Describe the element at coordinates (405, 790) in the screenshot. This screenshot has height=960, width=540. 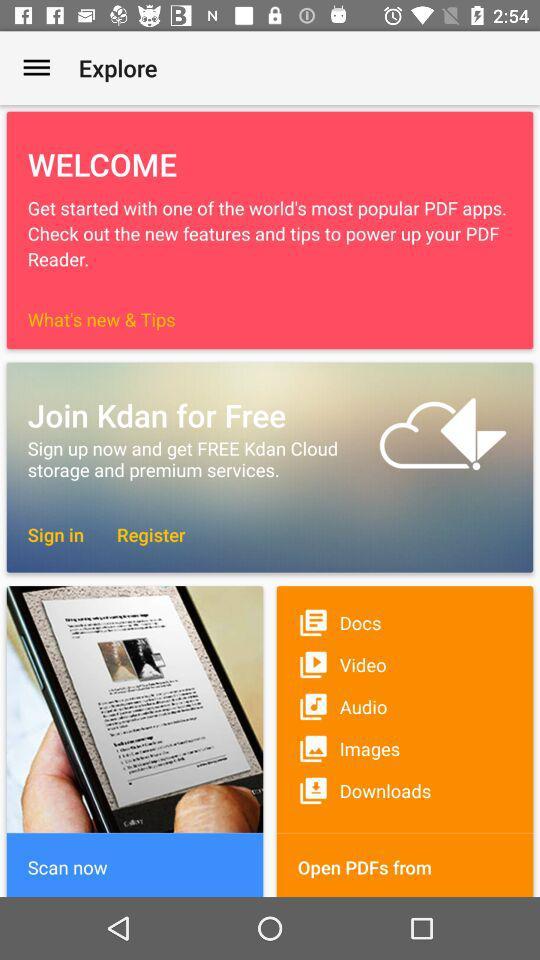
I see `the downloads` at that location.